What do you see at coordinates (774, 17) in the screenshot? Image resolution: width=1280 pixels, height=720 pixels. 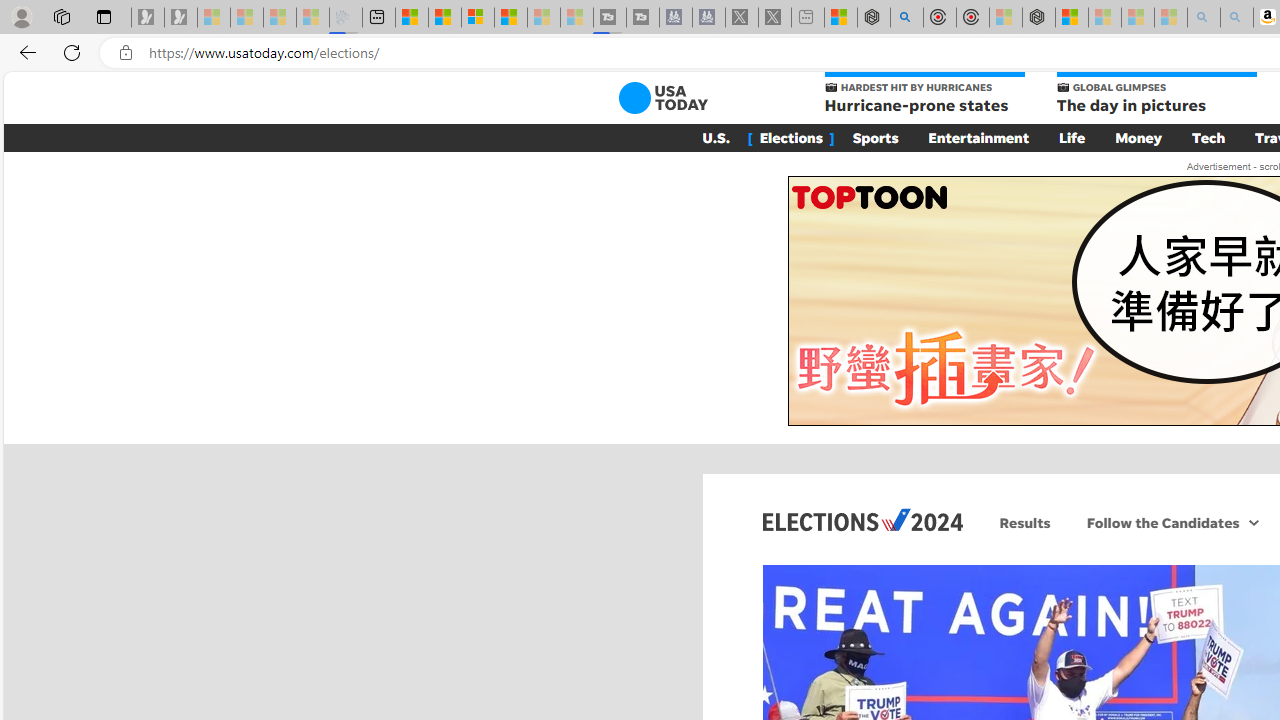 I see `'X - Sleeping'` at bounding box center [774, 17].